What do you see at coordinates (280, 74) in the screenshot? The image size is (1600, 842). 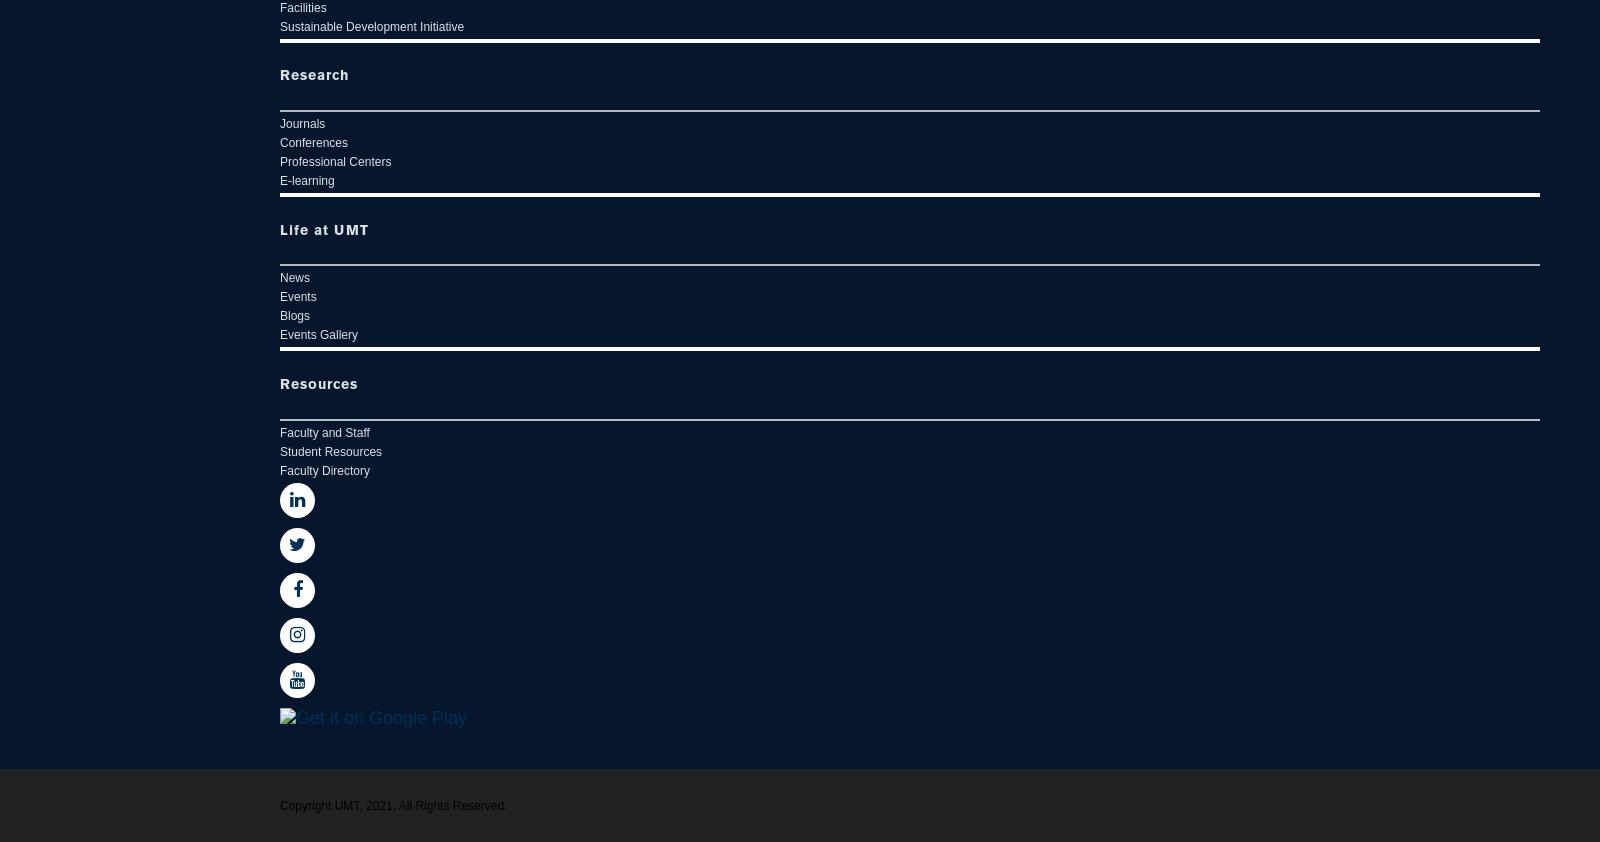 I see `'Research'` at bounding box center [280, 74].